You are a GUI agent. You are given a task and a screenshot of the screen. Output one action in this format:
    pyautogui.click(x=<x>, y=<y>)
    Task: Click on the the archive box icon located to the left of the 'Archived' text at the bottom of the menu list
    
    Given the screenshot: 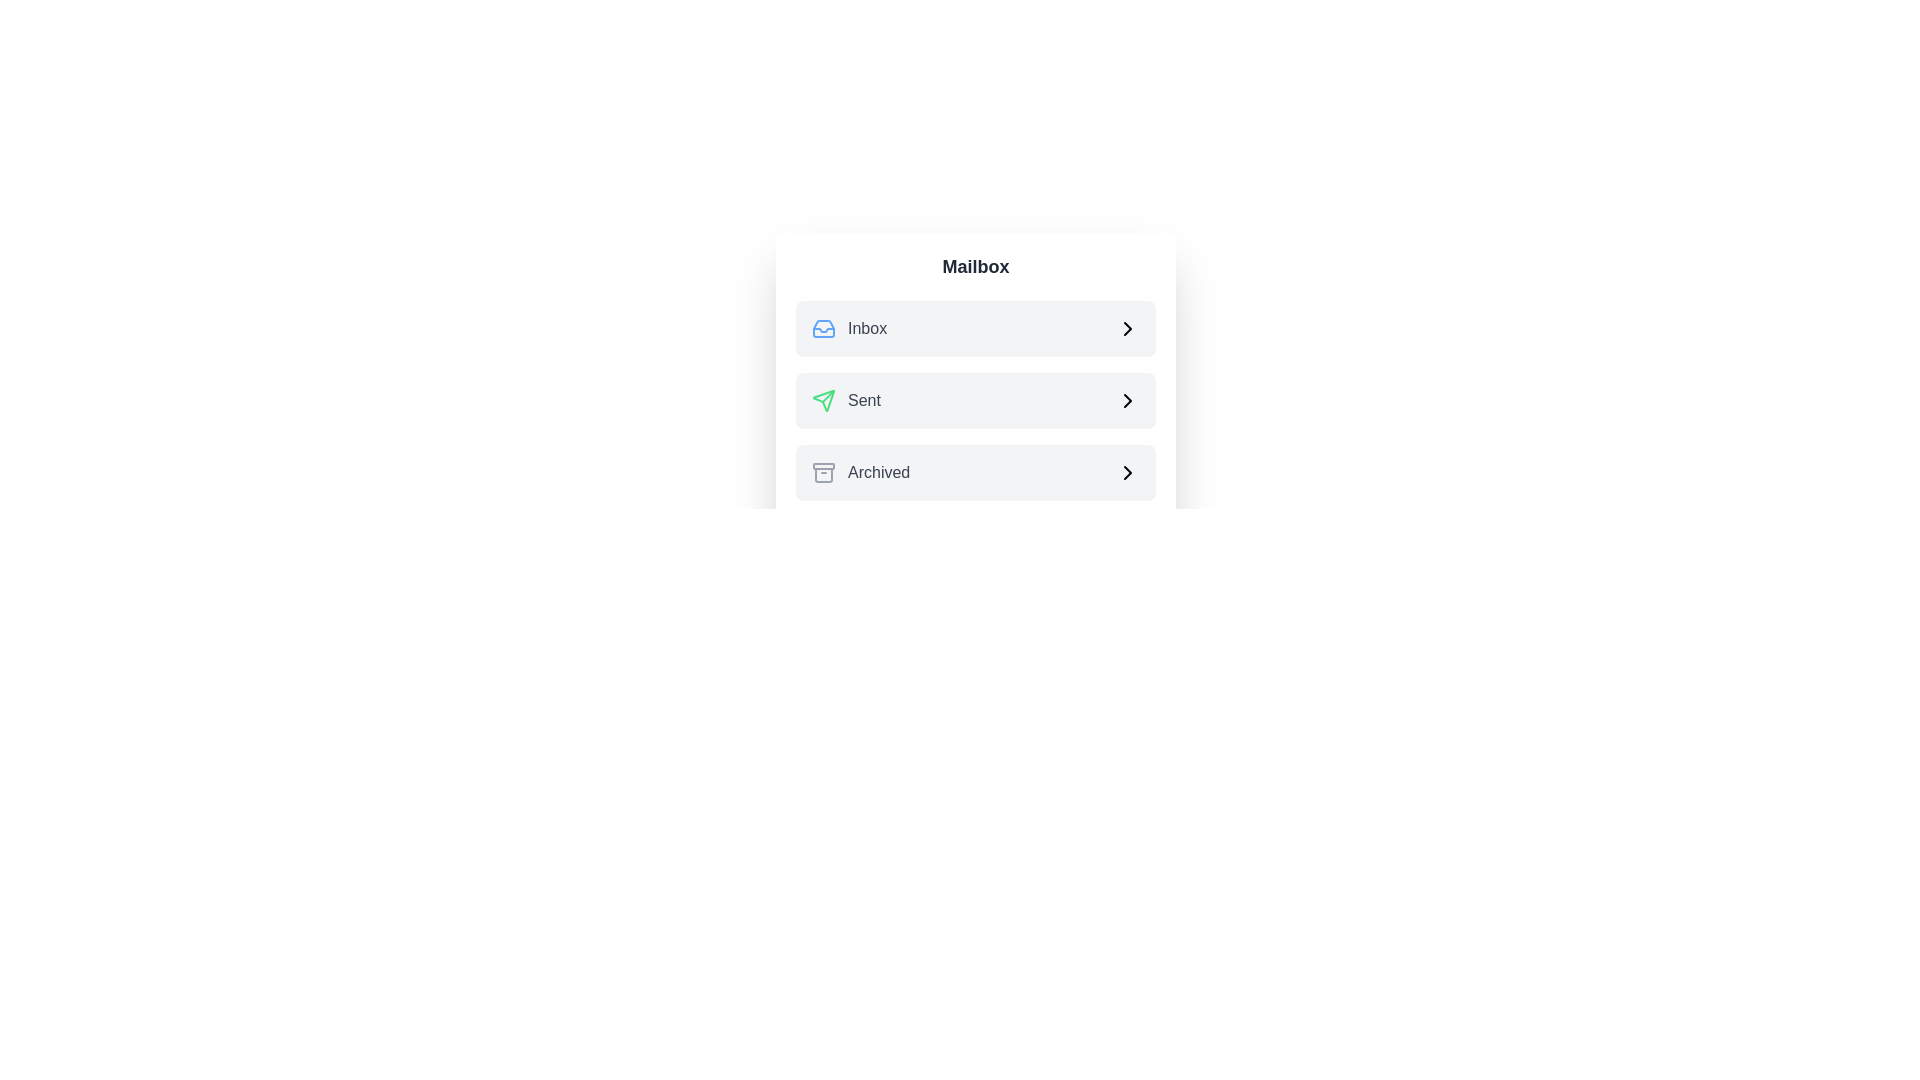 What is the action you would take?
    pyautogui.click(x=824, y=473)
    